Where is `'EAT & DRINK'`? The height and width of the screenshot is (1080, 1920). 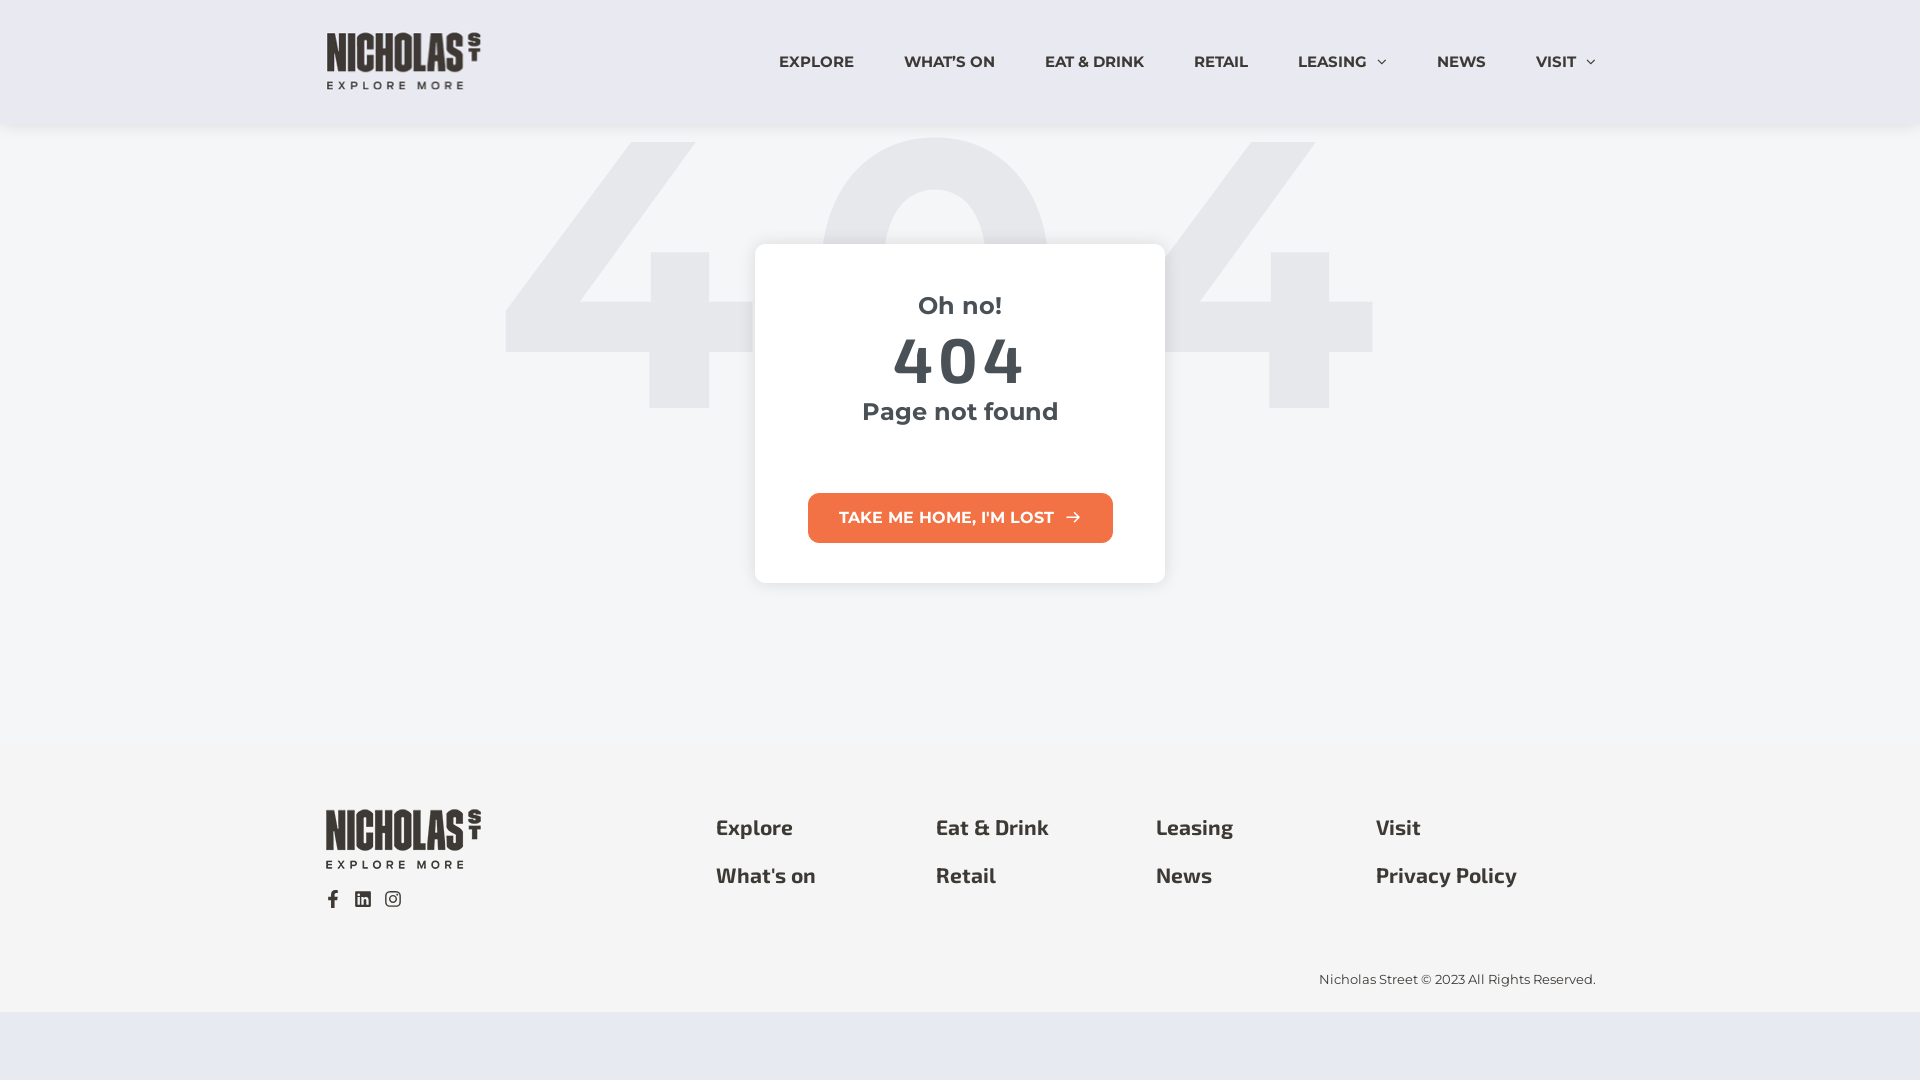 'EAT & DRINK' is located at coordinates (1093, 60).